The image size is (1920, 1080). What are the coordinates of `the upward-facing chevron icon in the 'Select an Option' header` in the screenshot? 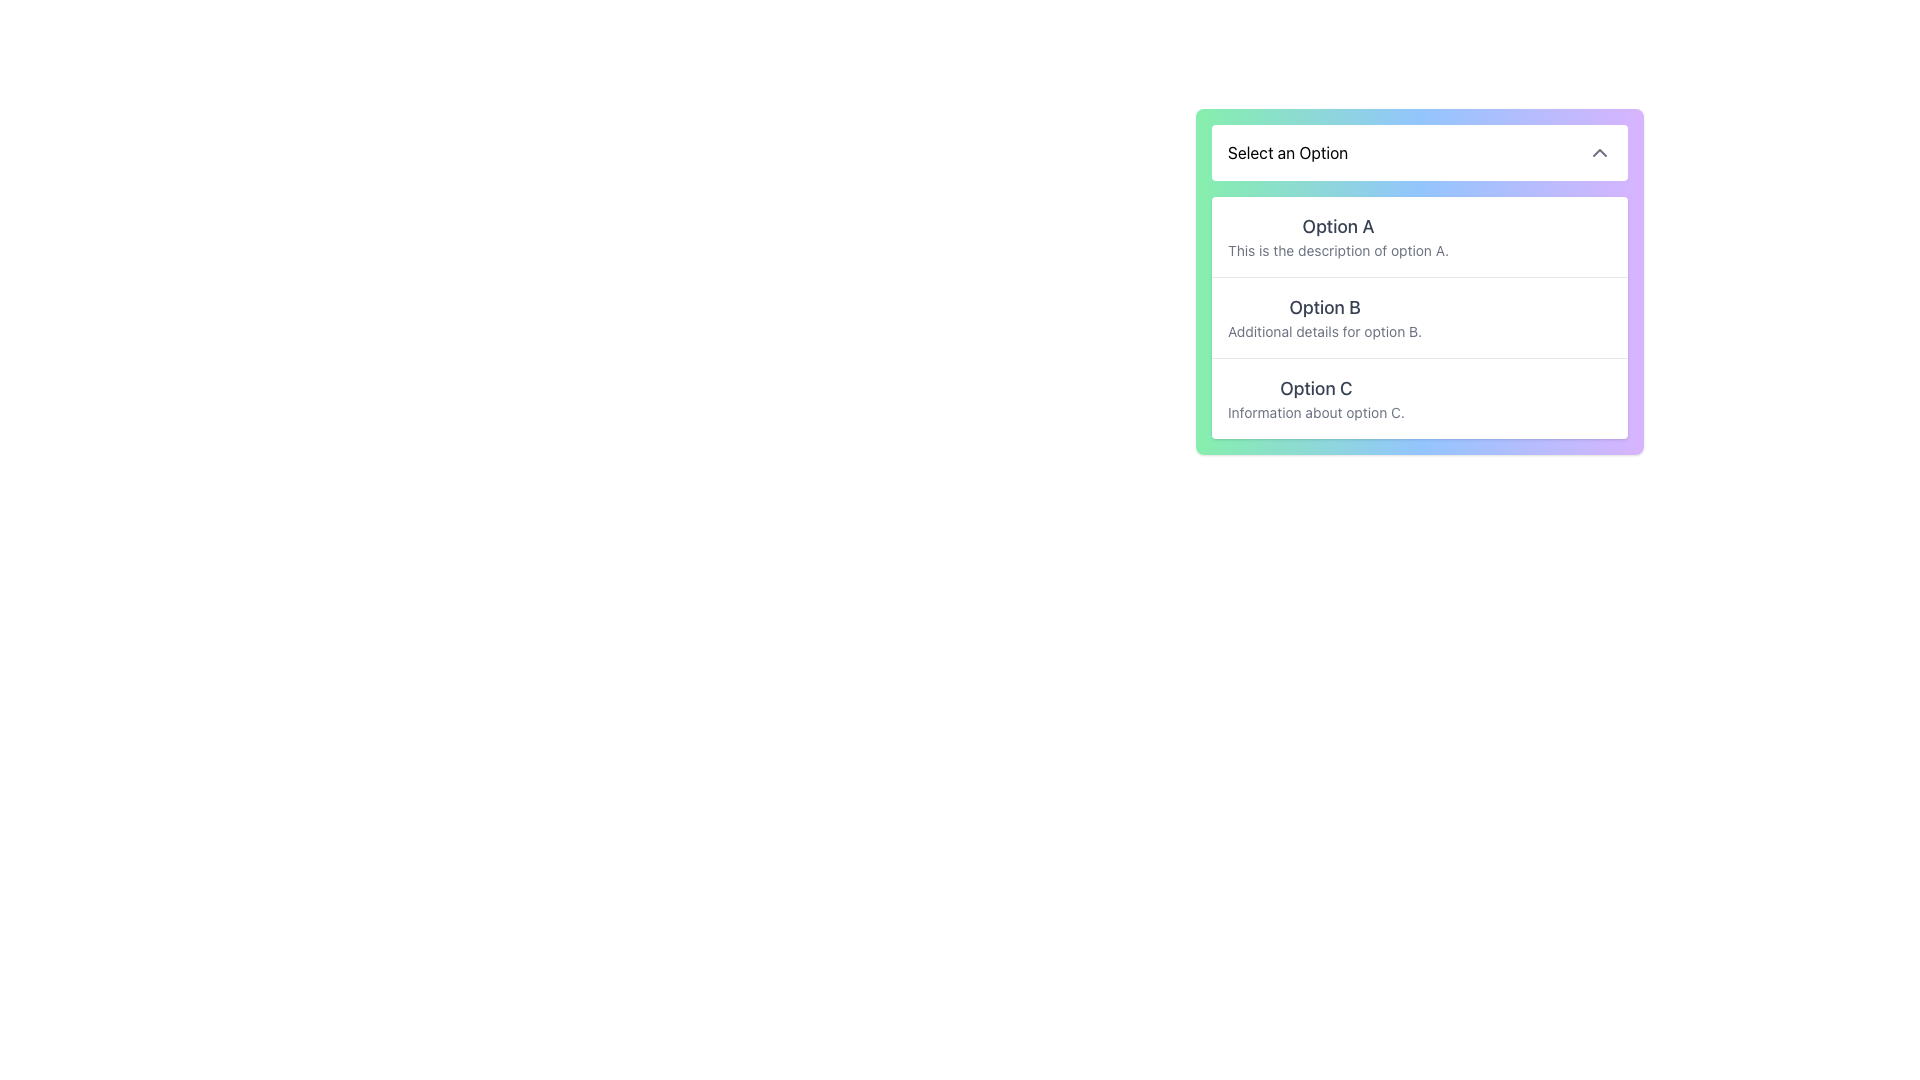 It's located at (1598, 152).